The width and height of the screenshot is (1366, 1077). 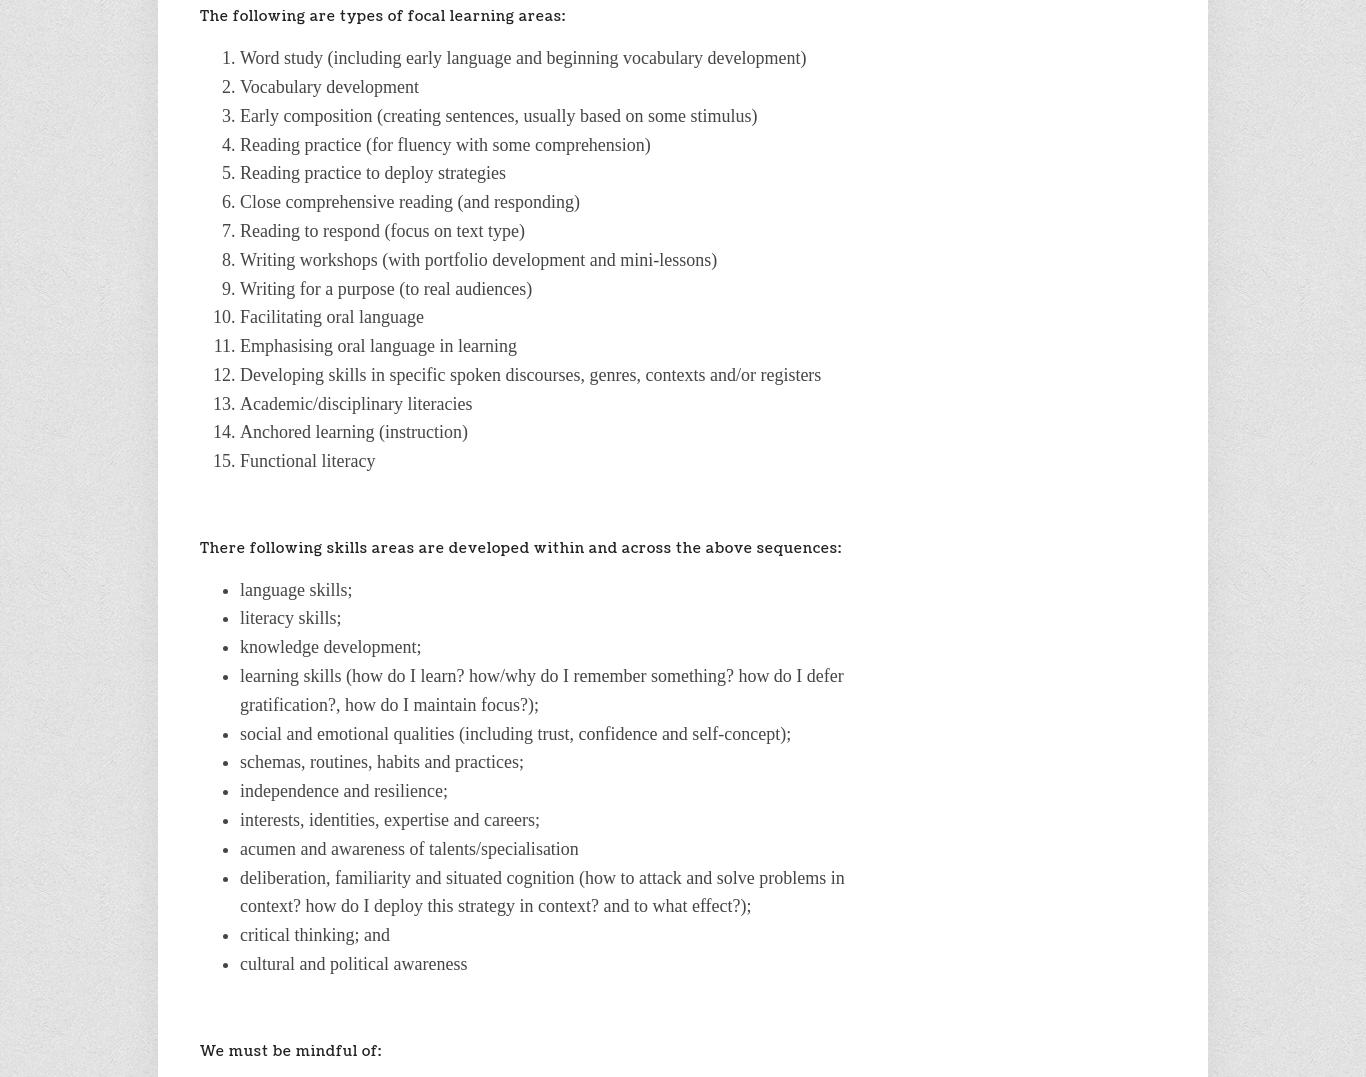 I want to click on 'cultural and political awareness', so click(x=352, y=964).